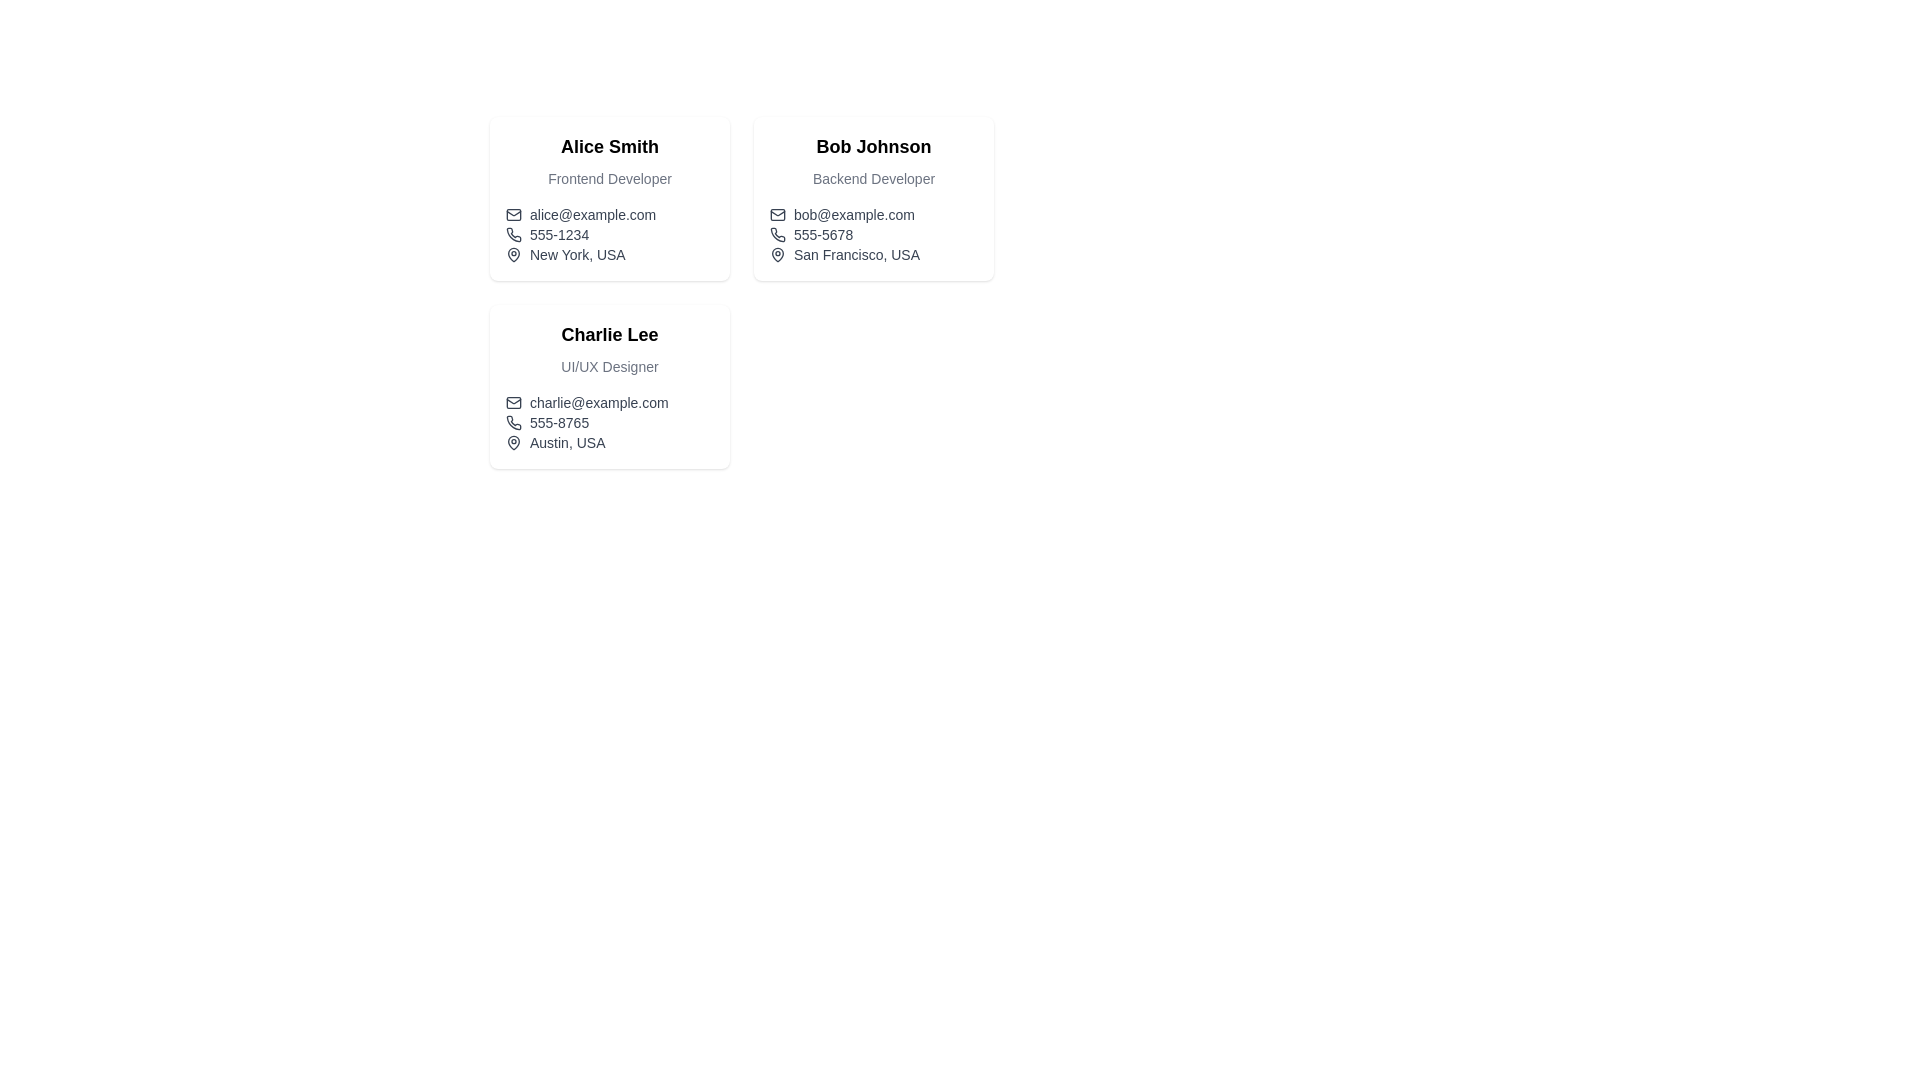 This screenshot has height=1080, width=1920. What do you see at coordinates (559, 234) in the screenshot?
I see `the phone number text field displaying '555-1234' in muted gray color, which is located next to the phone icon within the profile card for 'Alice Smith'` at bounding box center [559, 234].